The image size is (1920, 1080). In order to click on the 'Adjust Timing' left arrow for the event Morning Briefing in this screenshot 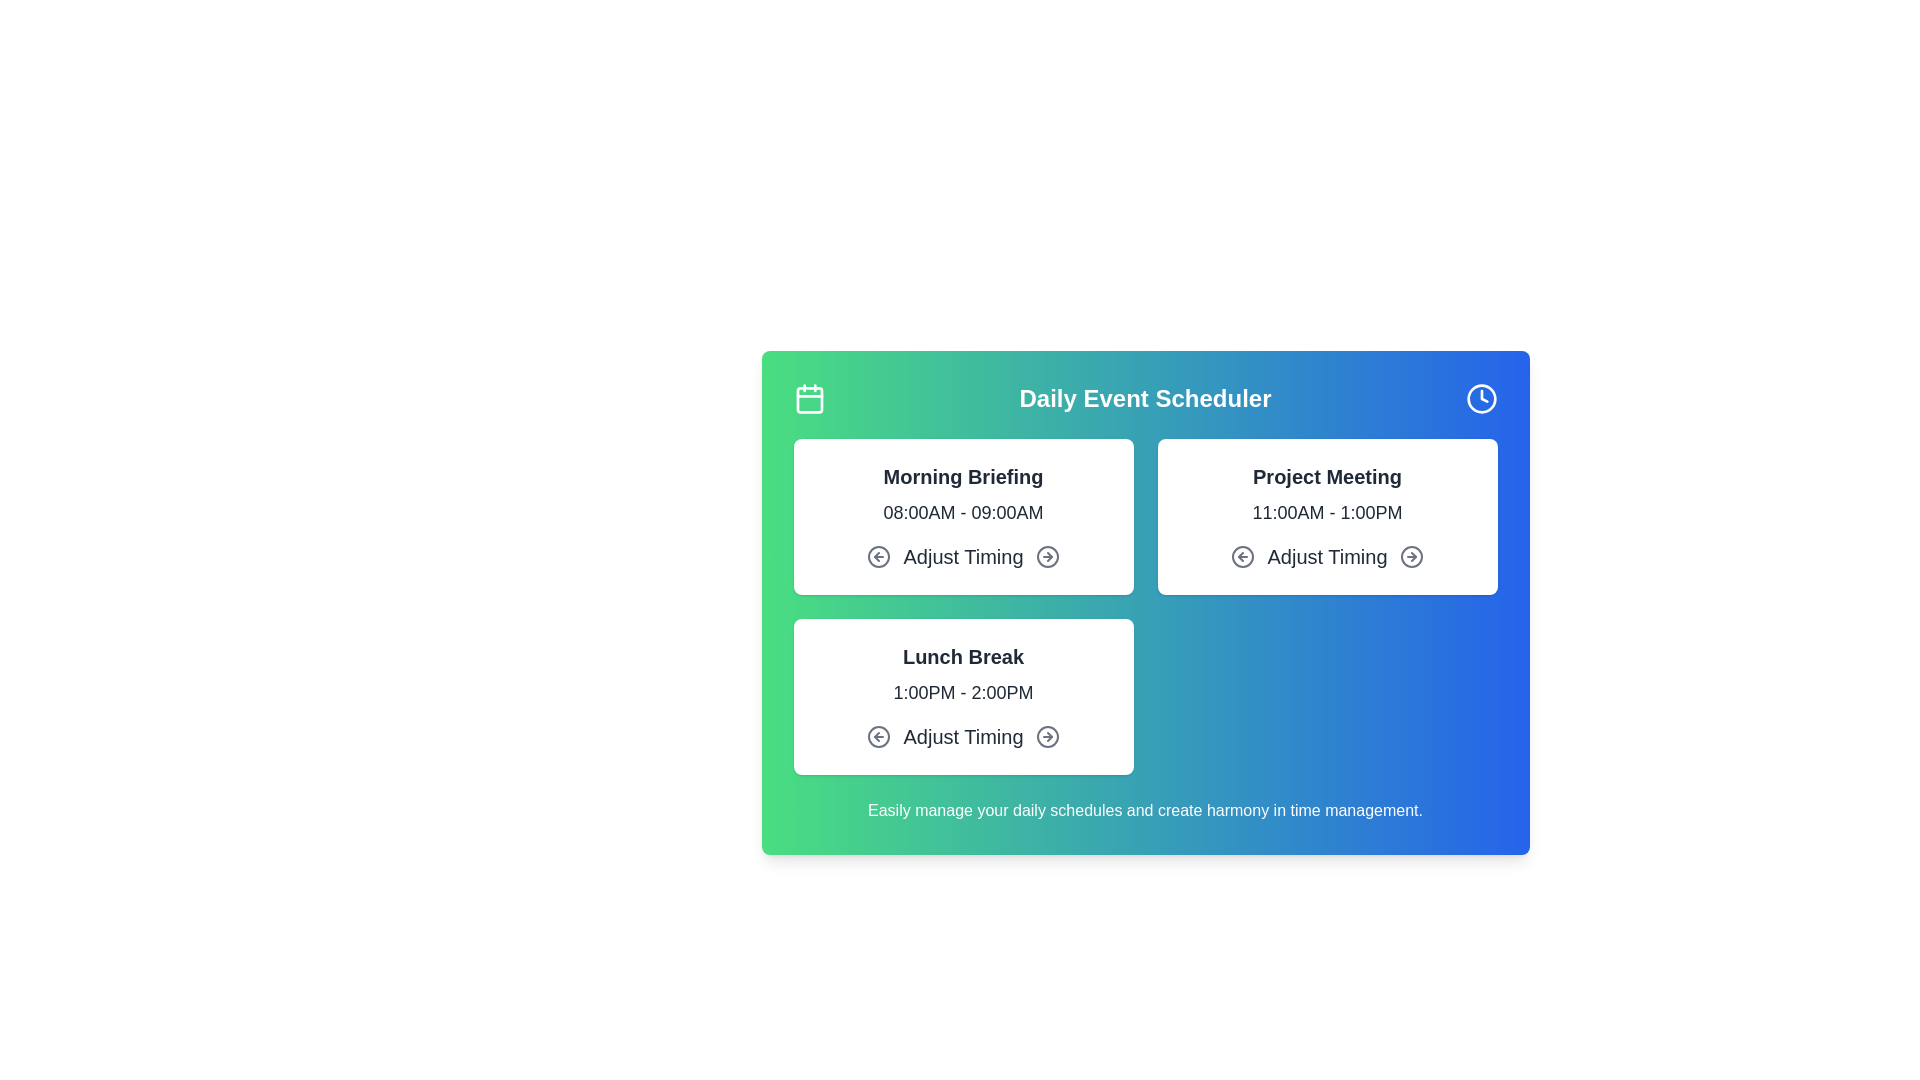, I will do `click(879, 556)`.